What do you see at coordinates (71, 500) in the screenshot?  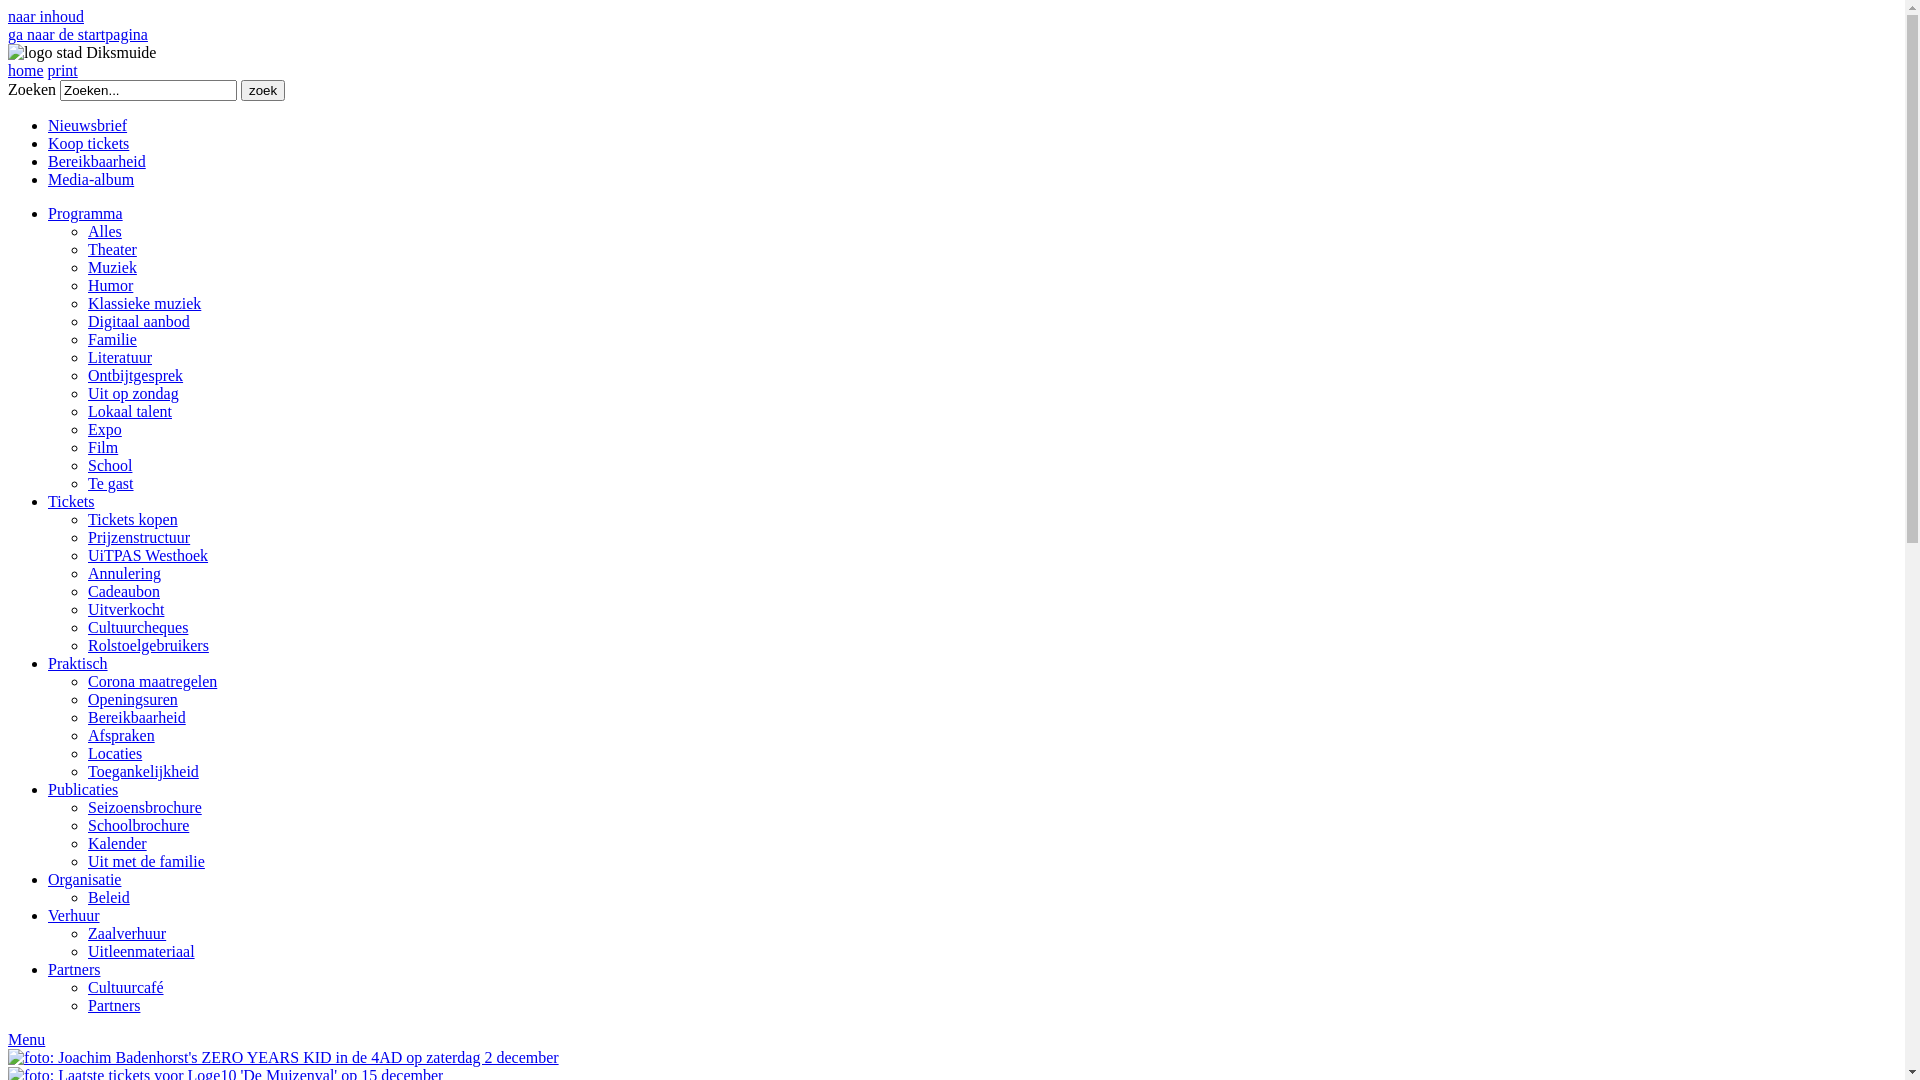 I see `'Tickets'` at bounding box center [71, 500].